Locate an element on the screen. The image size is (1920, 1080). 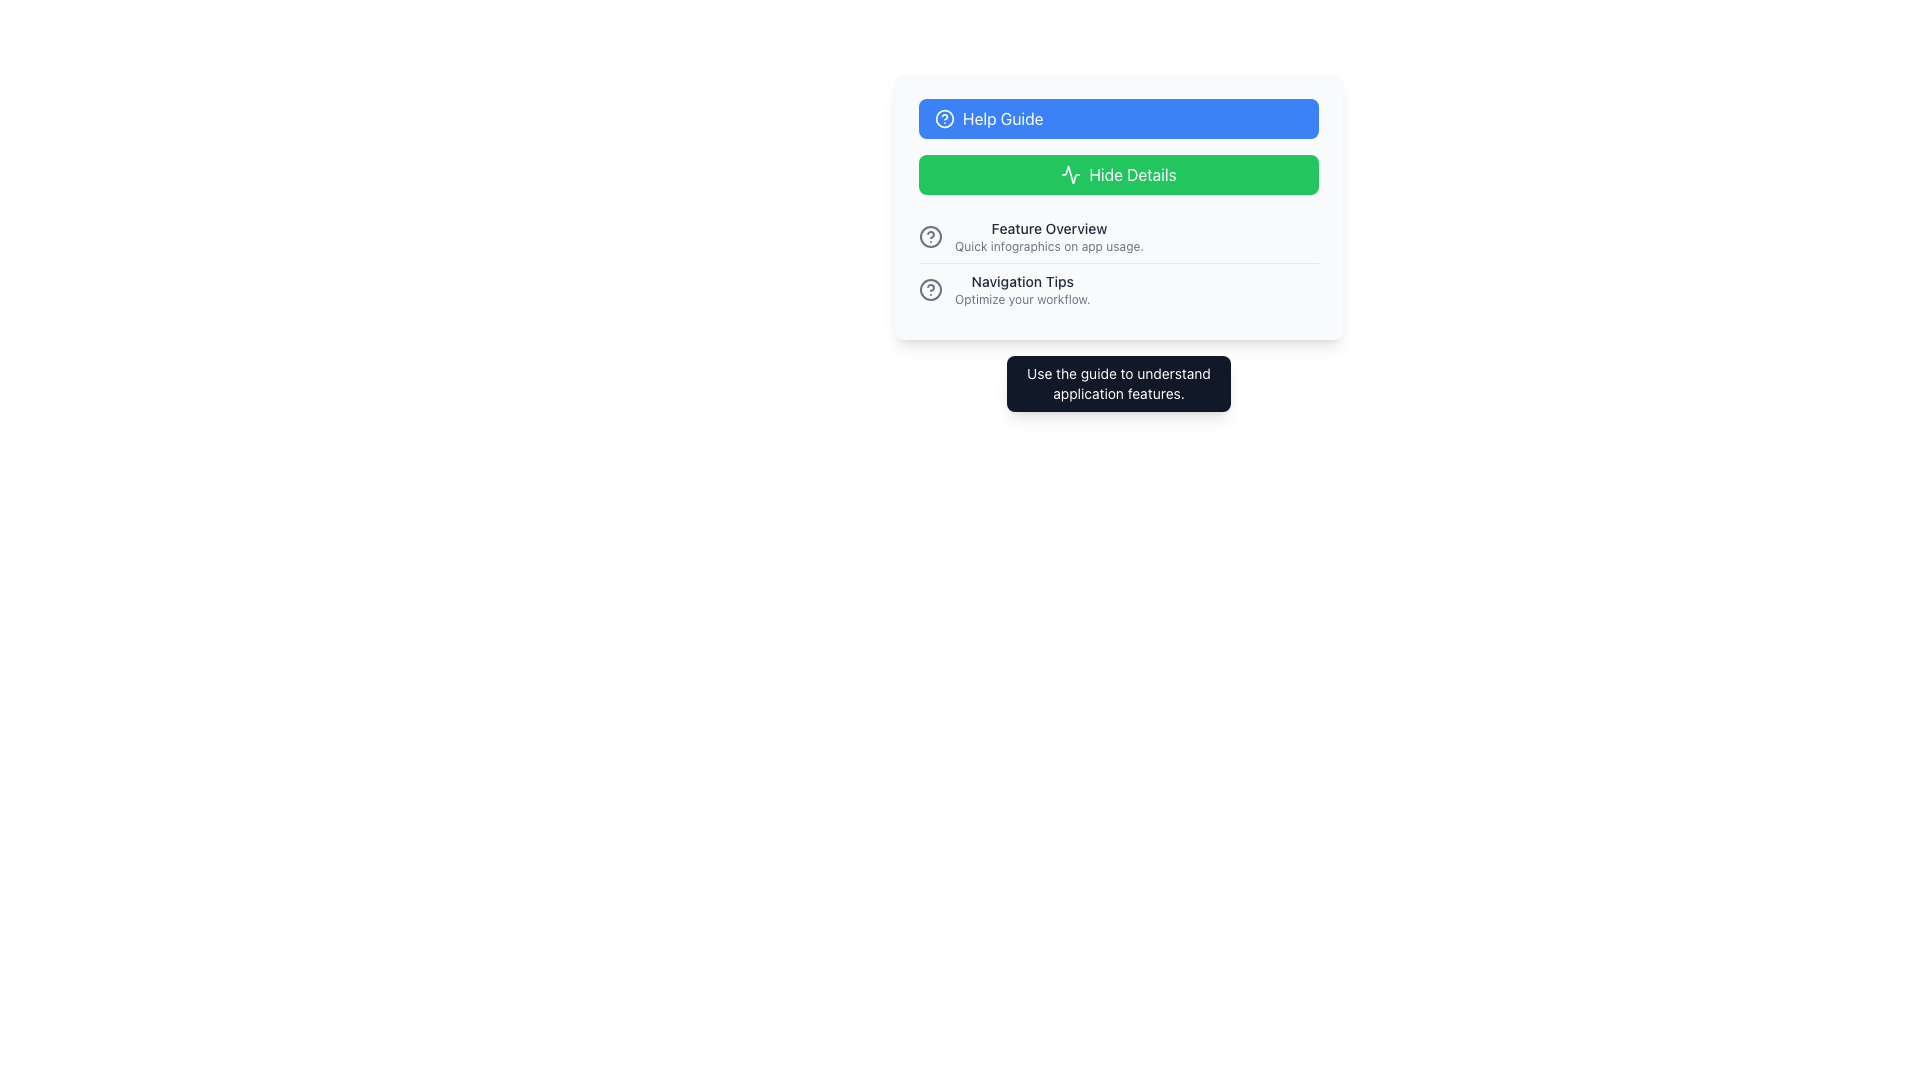
the text label displaying 'Quick infographics on app usage.' which is positioned below the title 'Feature Overview' is located at coordinates (1048, 245).